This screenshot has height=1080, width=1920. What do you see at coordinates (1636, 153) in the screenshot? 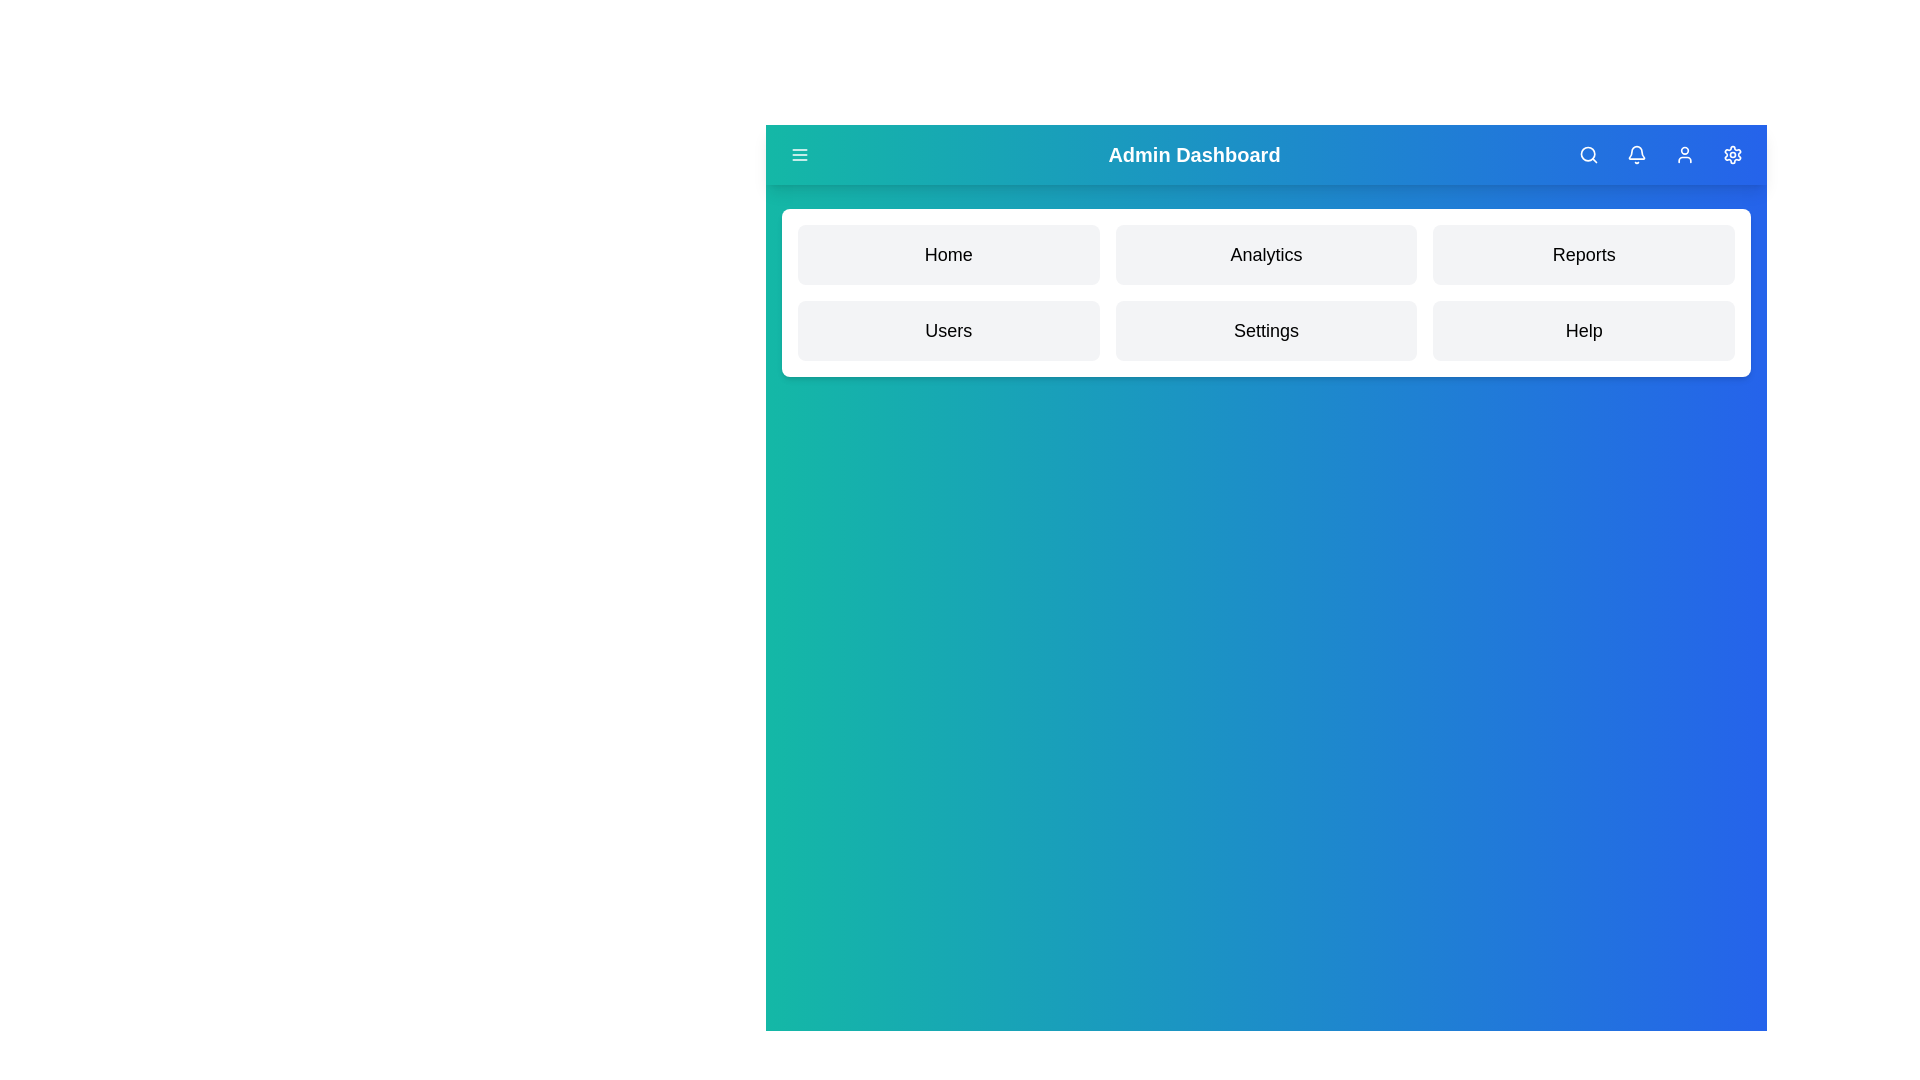
I see `the notification bell icon to view notifications` at bounding box center [1636, 153].